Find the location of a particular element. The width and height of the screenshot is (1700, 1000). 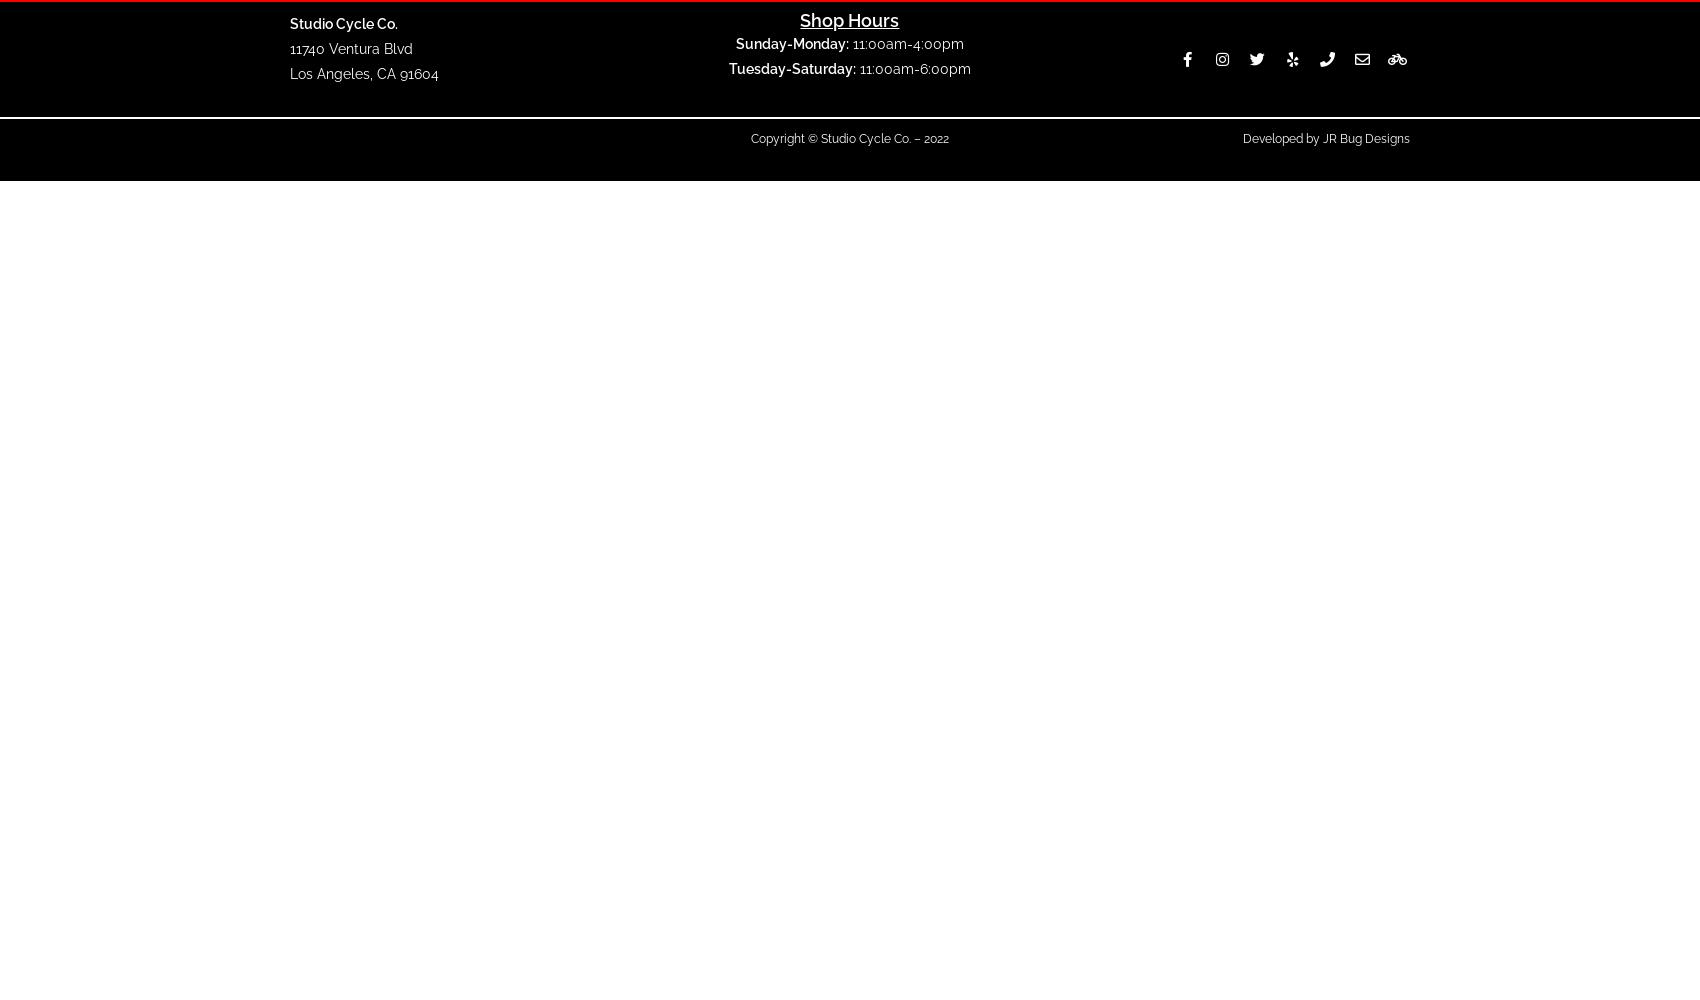

'Copyright © Studio Cycle Co. – 2022' is located at coordinates (847, 139).